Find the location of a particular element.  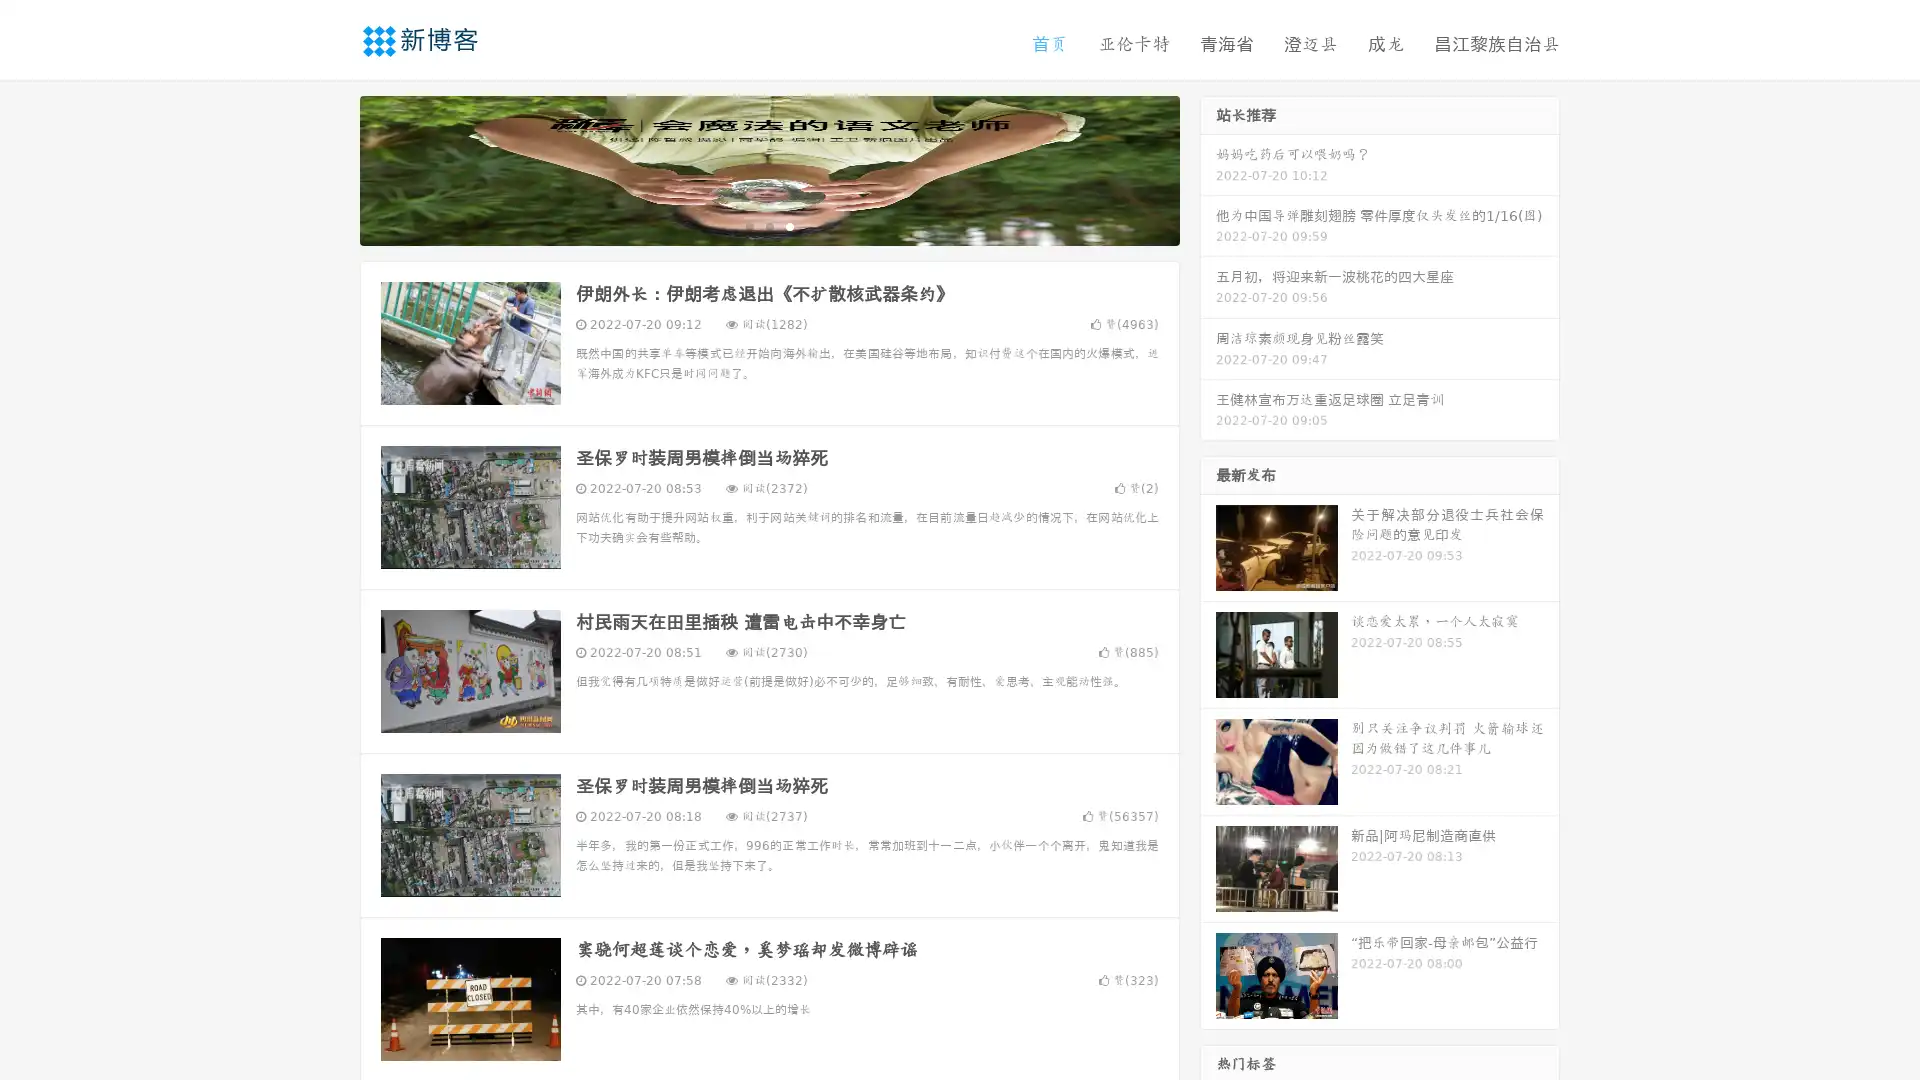

Go to slide 2 is located at coordinates (768, 225).